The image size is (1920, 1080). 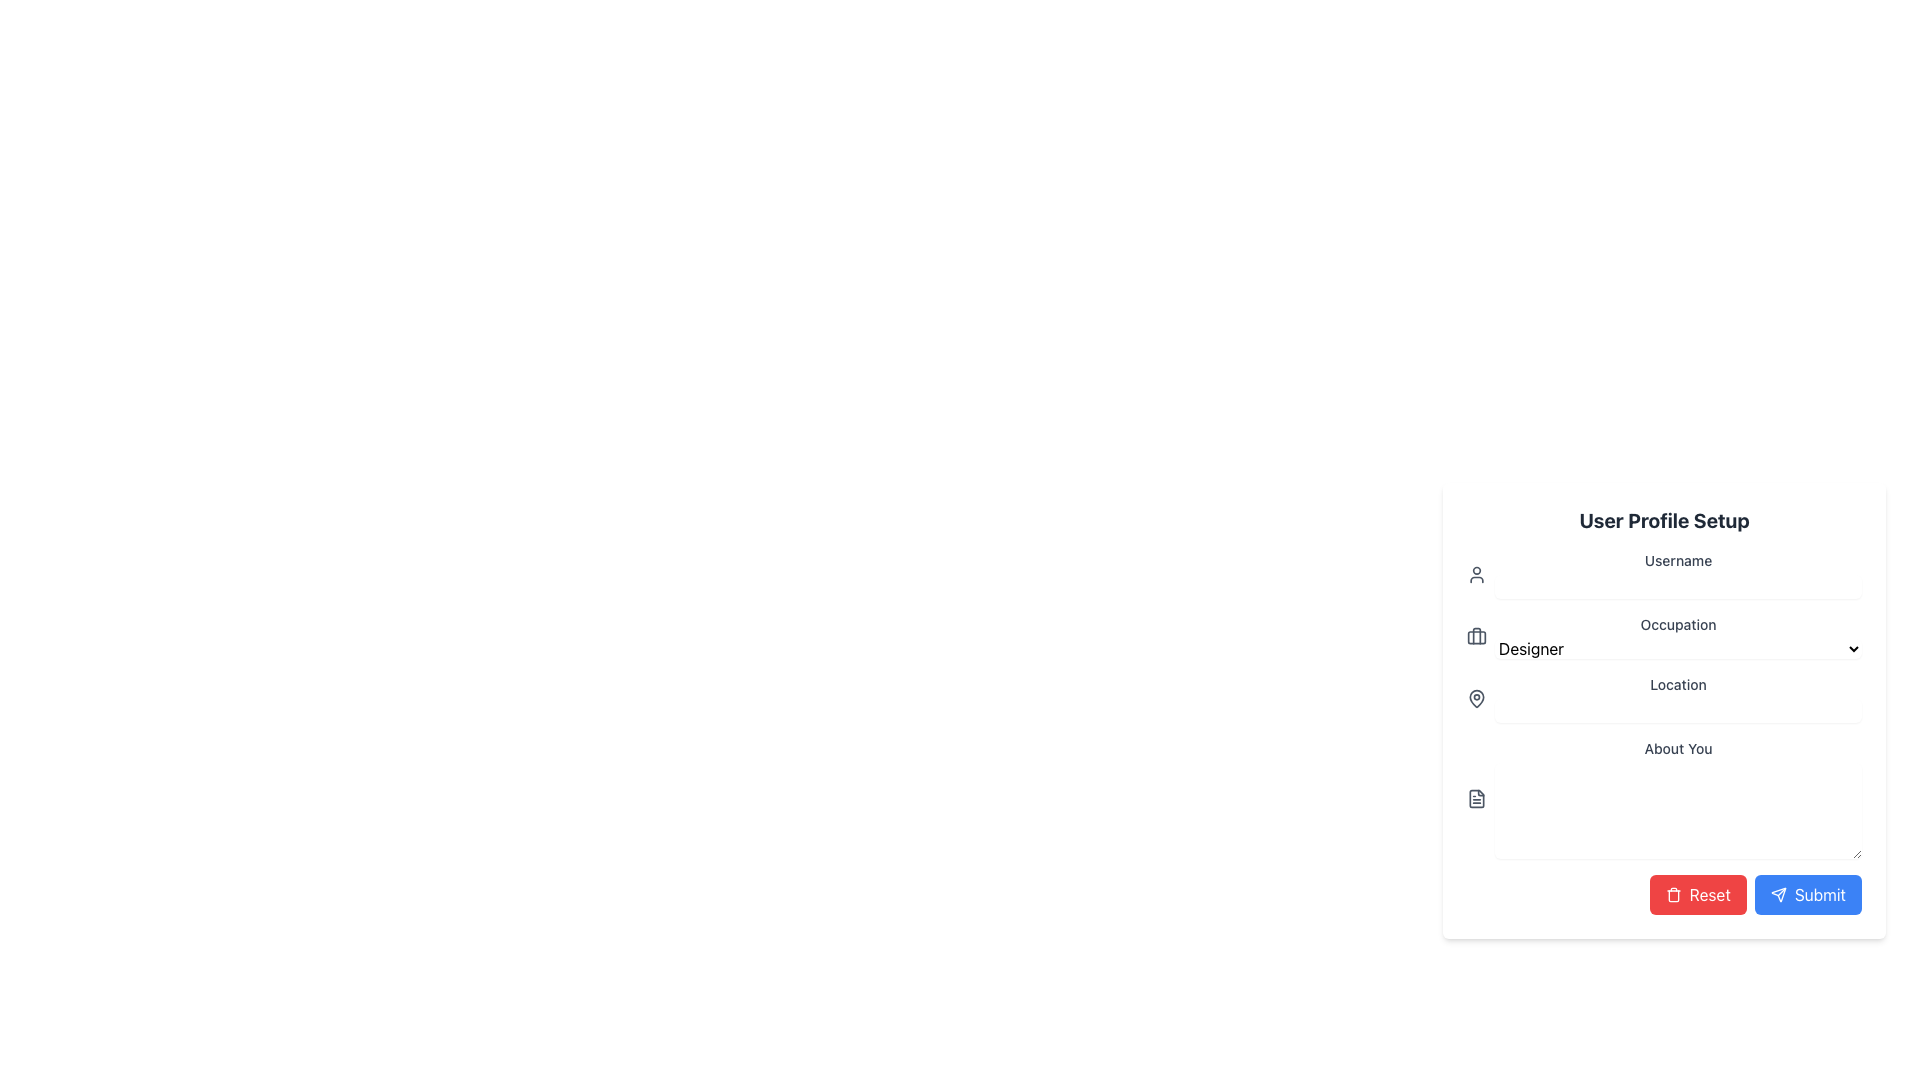 I want to click on the label that indicates the username input field in the 'User Profile Setup' form, located between the user icon and the 'Occupation' section, so click(x=1678, y=574).